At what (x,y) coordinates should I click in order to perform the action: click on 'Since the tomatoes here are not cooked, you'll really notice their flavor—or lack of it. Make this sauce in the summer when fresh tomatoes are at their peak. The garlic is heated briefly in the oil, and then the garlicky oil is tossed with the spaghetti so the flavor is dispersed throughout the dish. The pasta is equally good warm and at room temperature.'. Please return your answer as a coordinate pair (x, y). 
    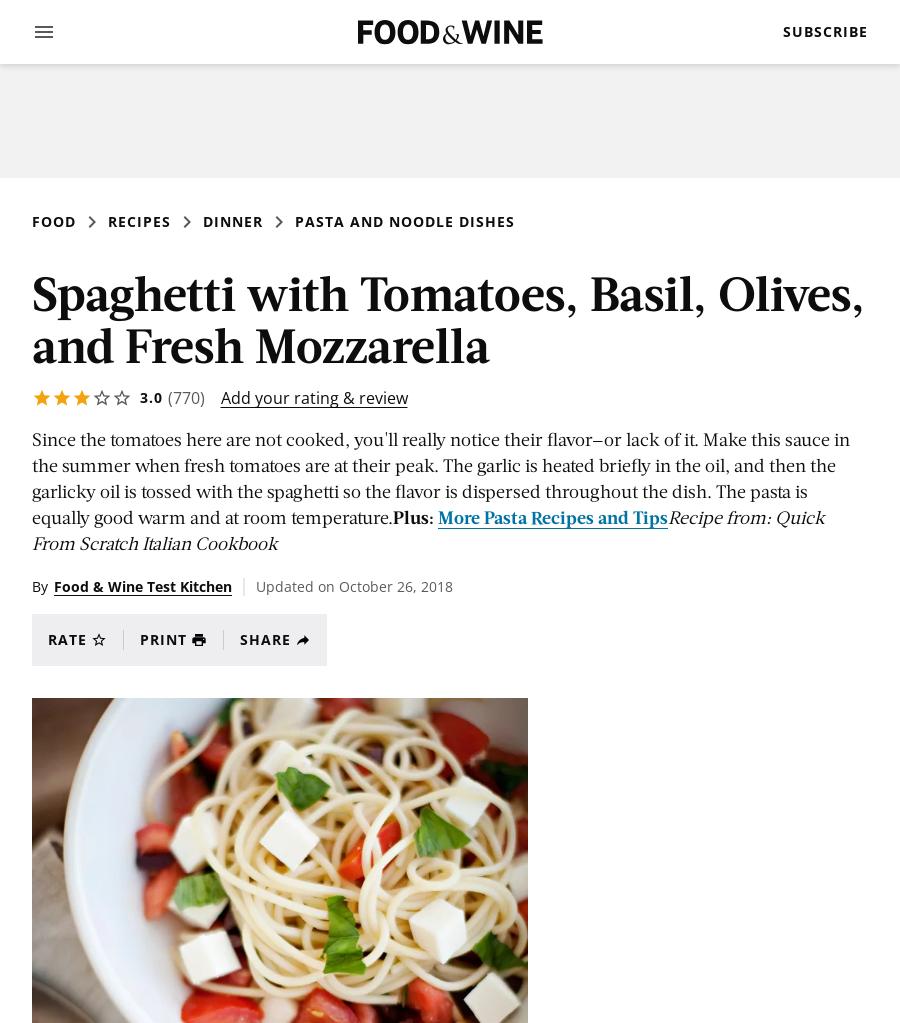
    Looking at the image, I should click on (31, 478).